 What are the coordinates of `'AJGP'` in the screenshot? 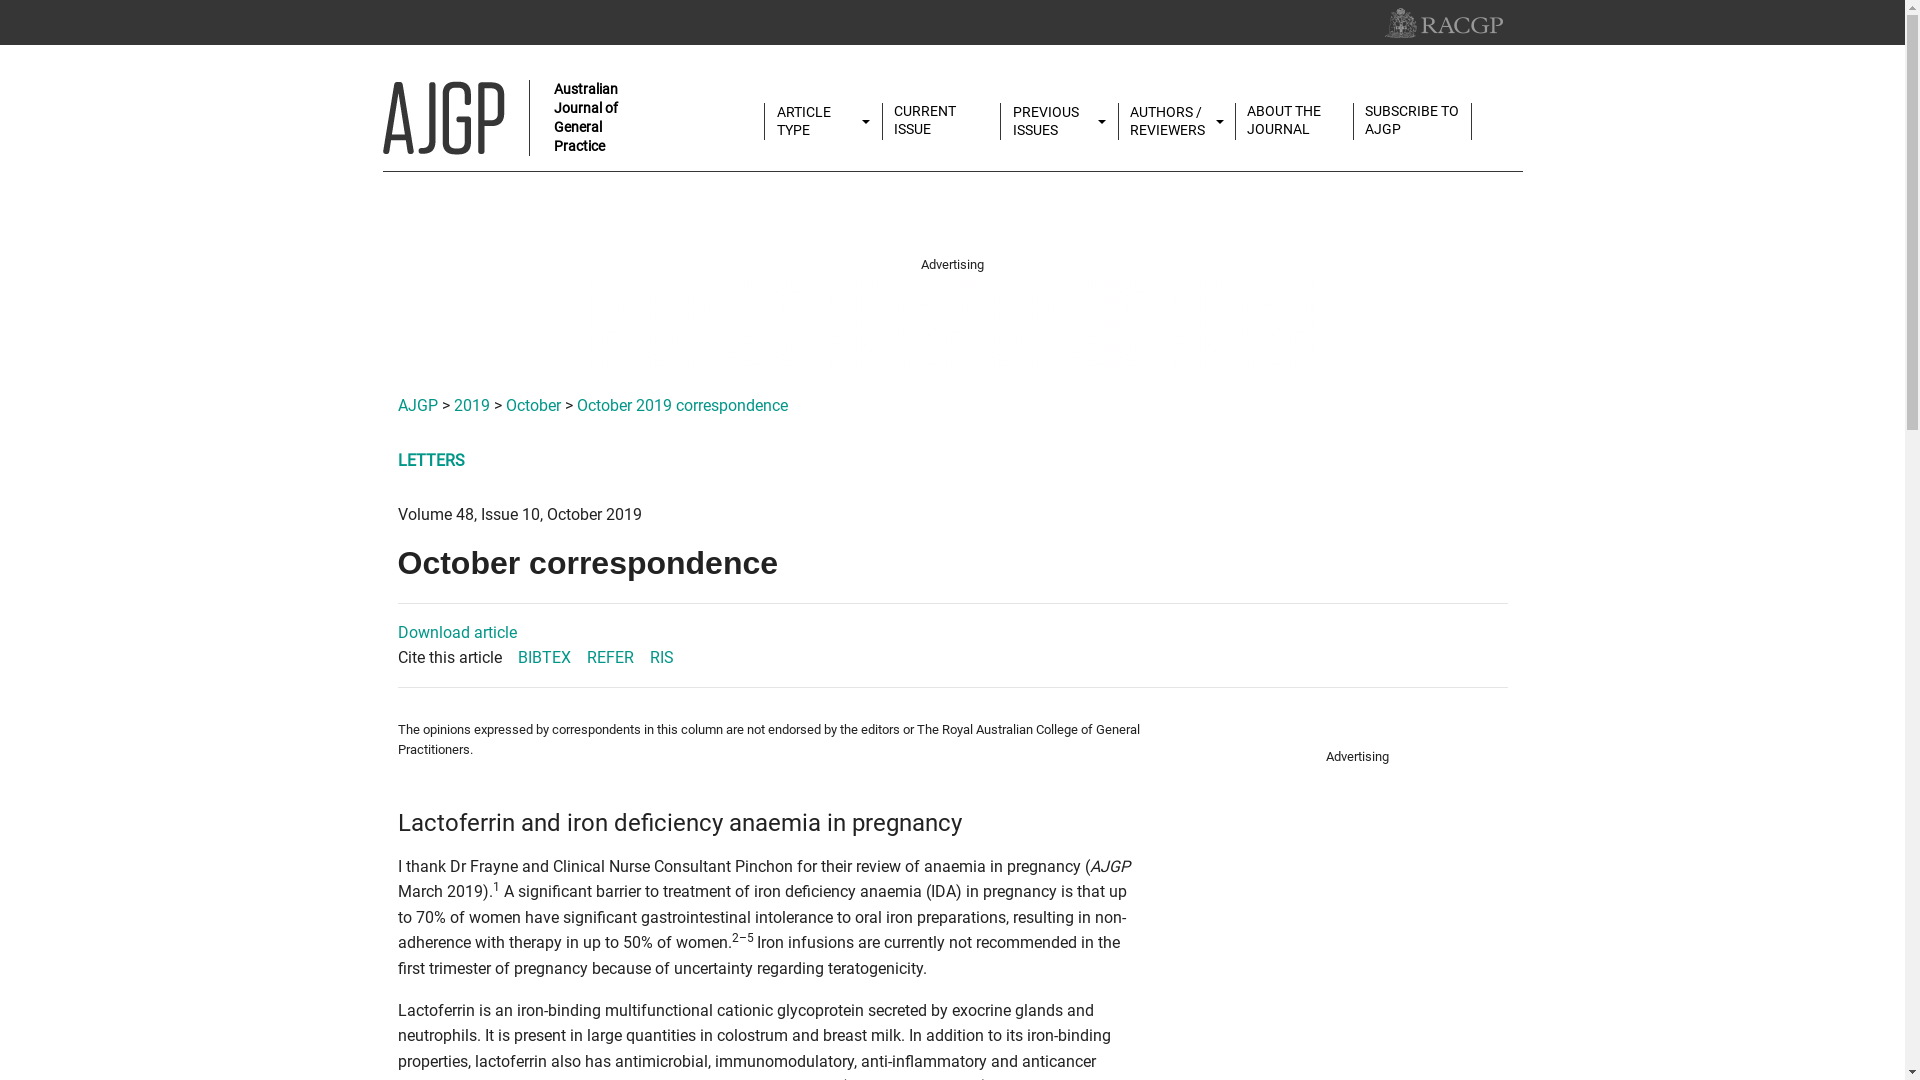 It's located at (416, 405).